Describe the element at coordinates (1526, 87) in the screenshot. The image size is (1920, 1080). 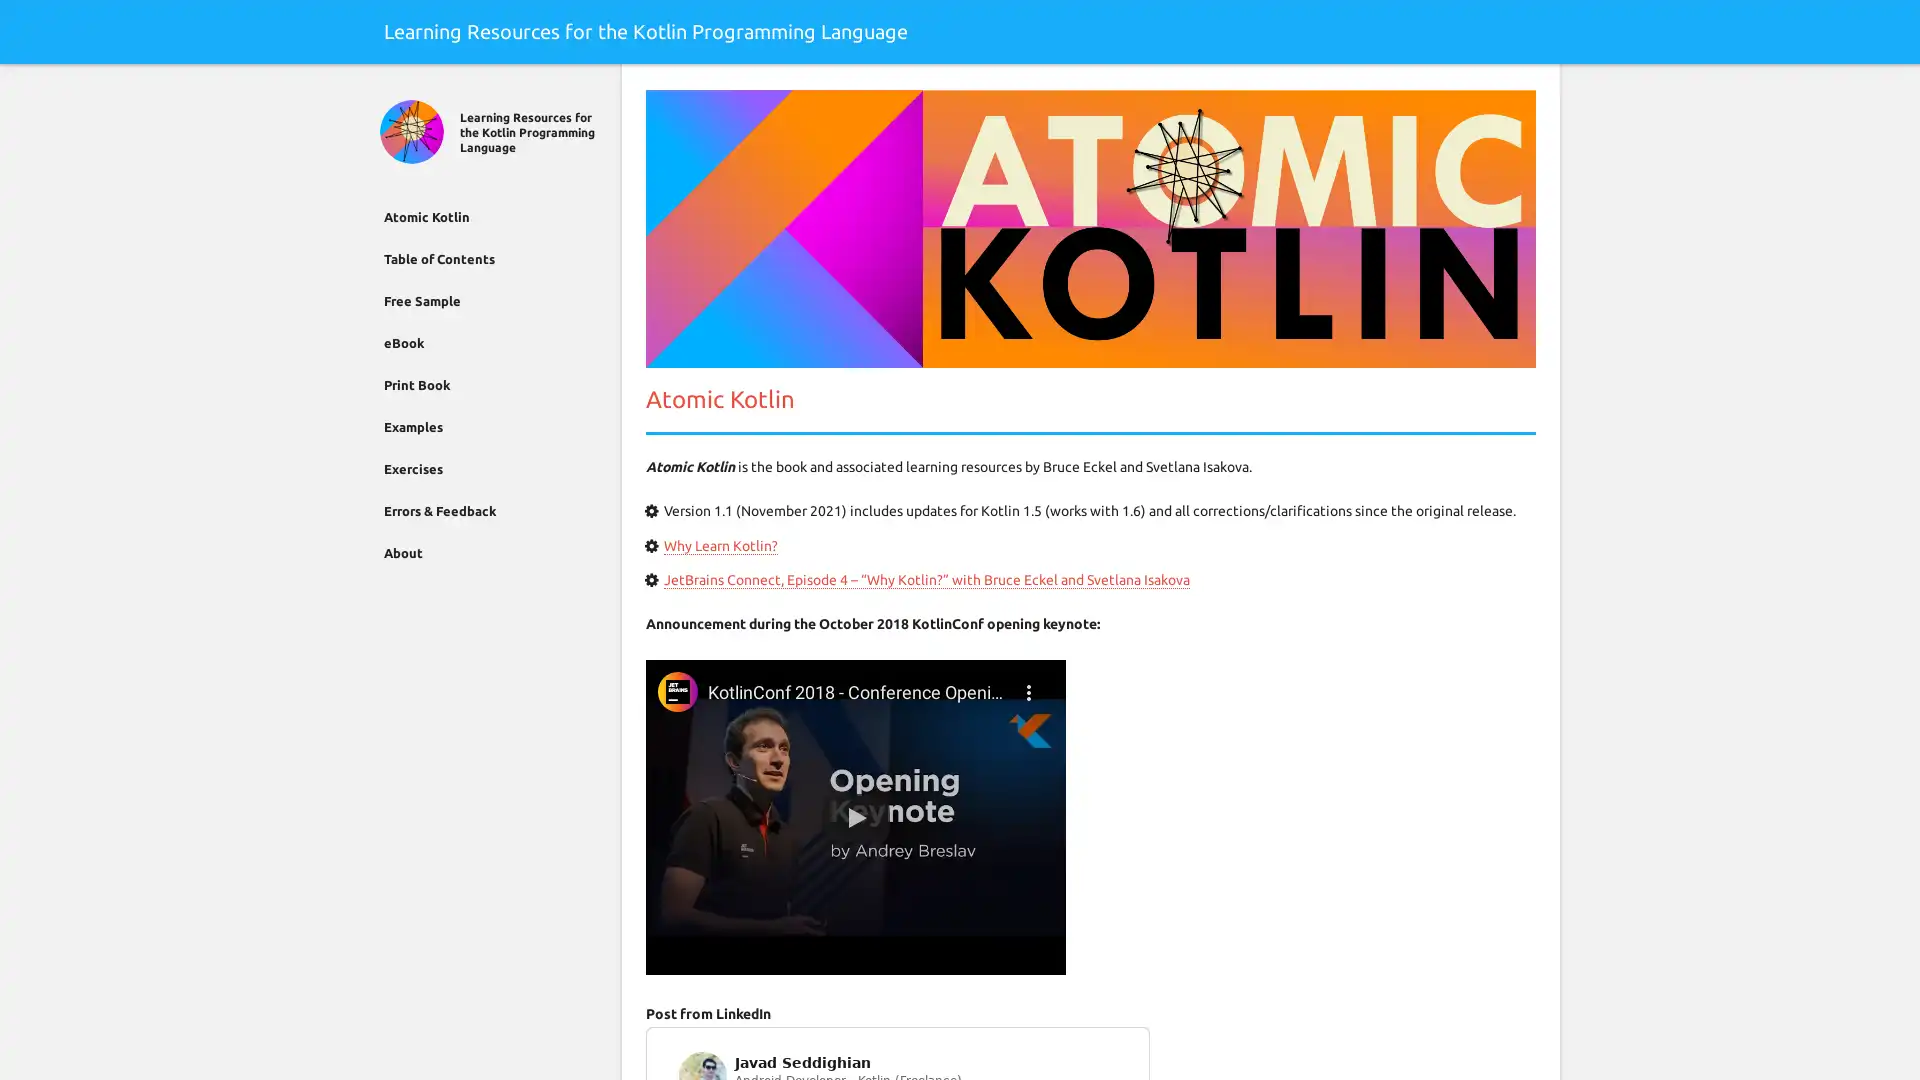
I see `Search` at that location.